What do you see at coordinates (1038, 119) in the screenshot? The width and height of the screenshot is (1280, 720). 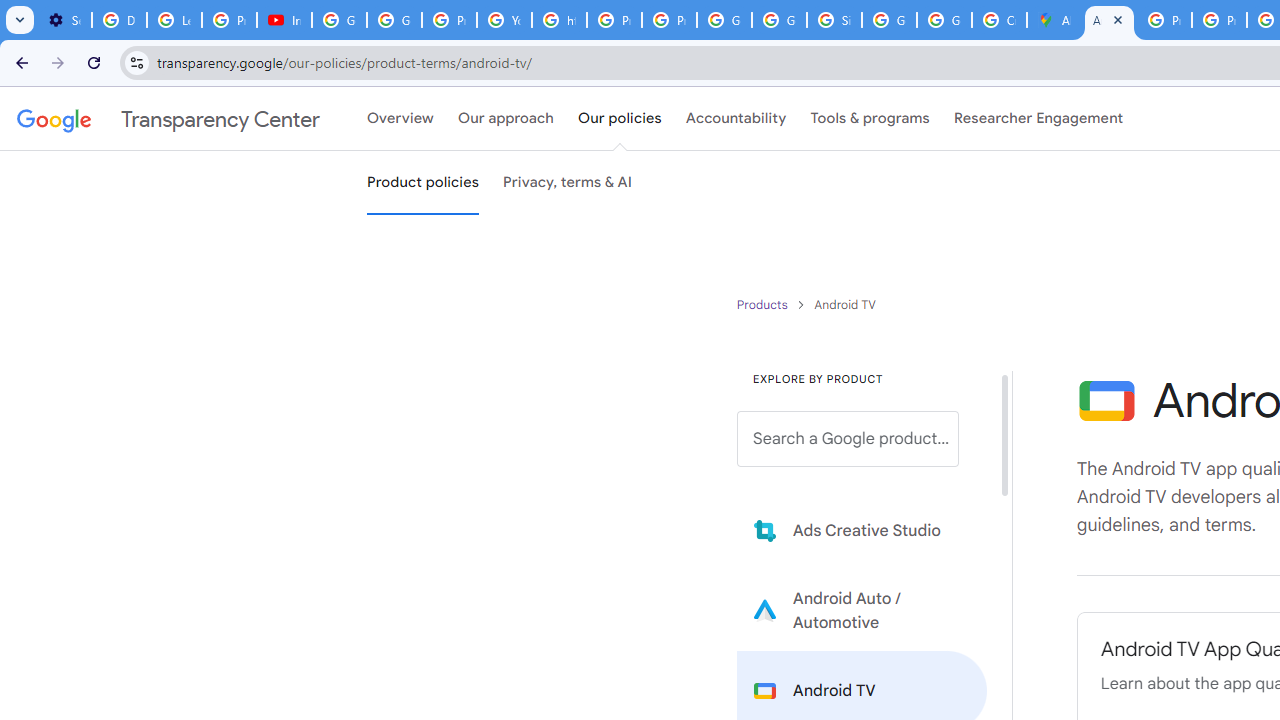 I see `'Researcher Engagement'` at bounding box center [1038, 119].